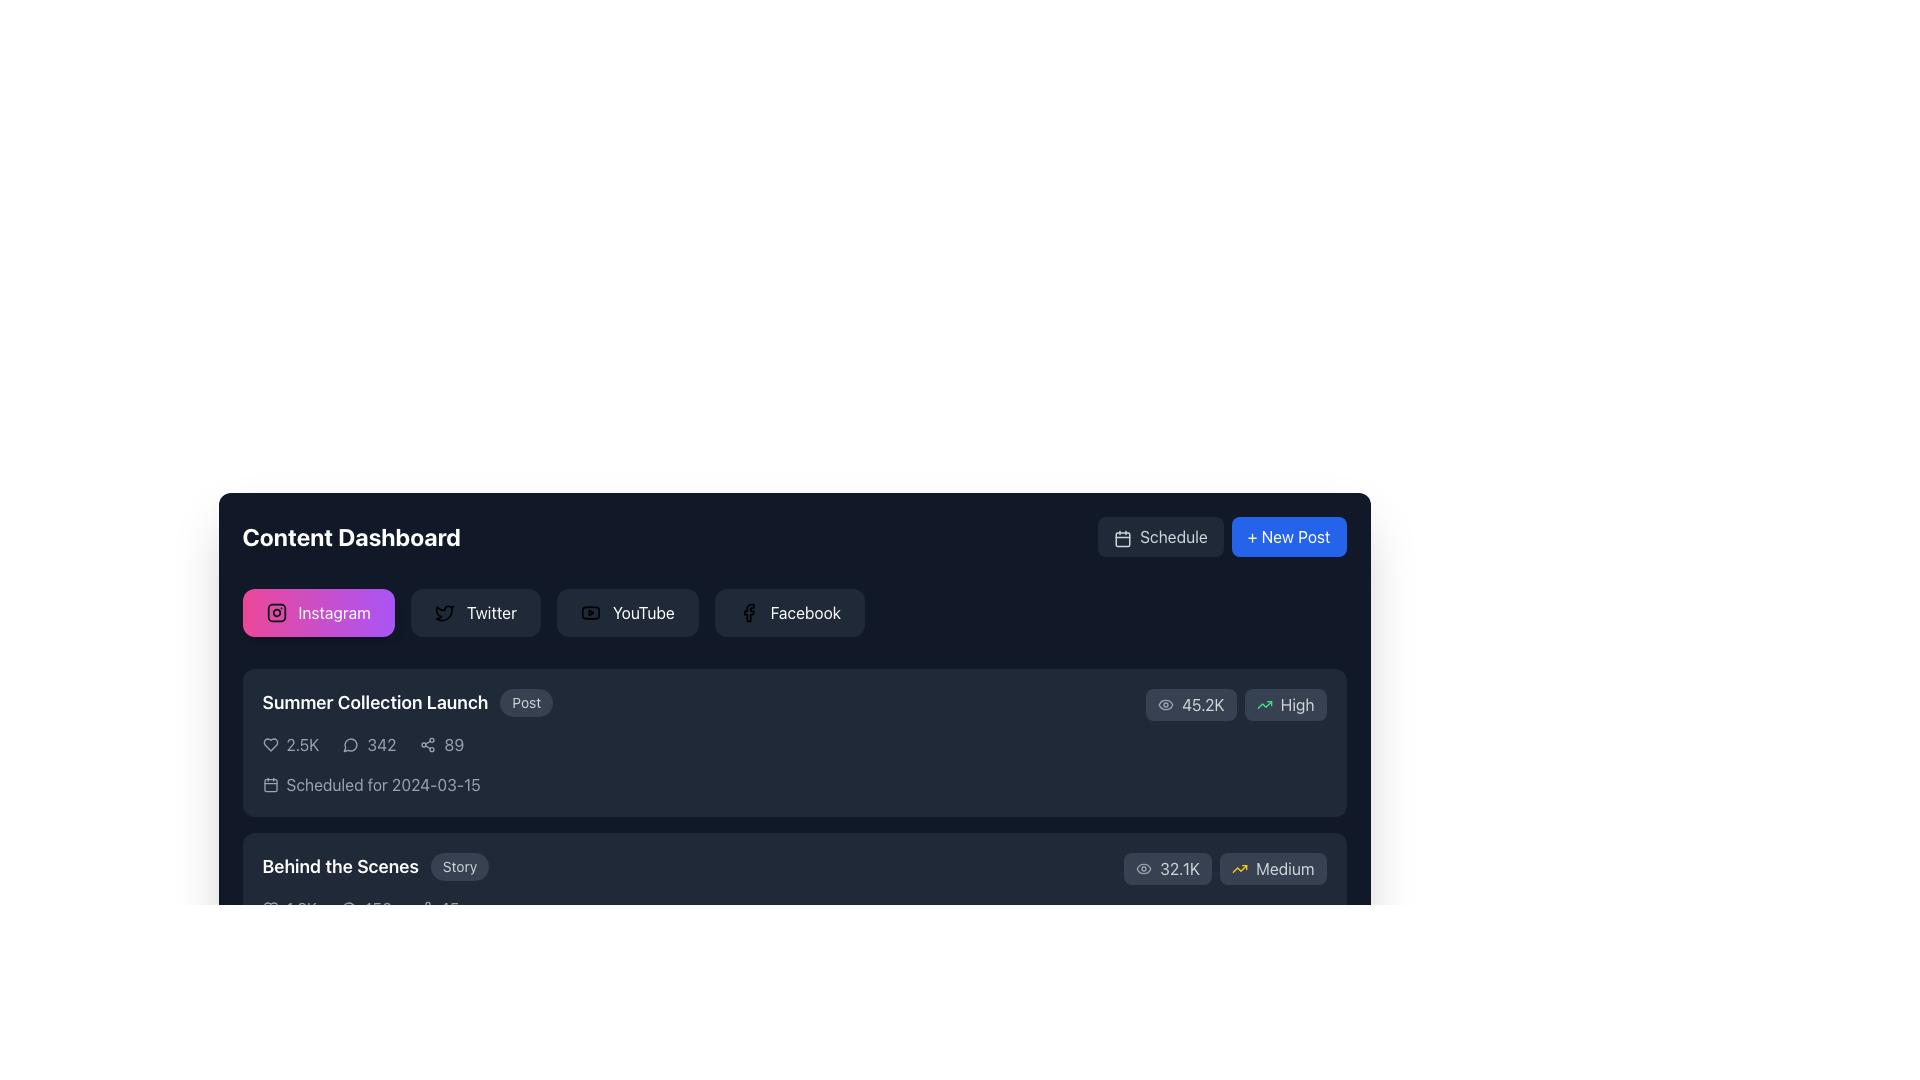 Image resolution: width=1920 pixels, height=1080 pixels. What do you see at coordinates (369, 744) in the screenshot?
I see `the comments count element associated with the 'Summer Collection Launch' post, which is located in the second position of the engagement statistics group in the dashboard under the 'Instagram' tab` at bounding box center [369, 744].